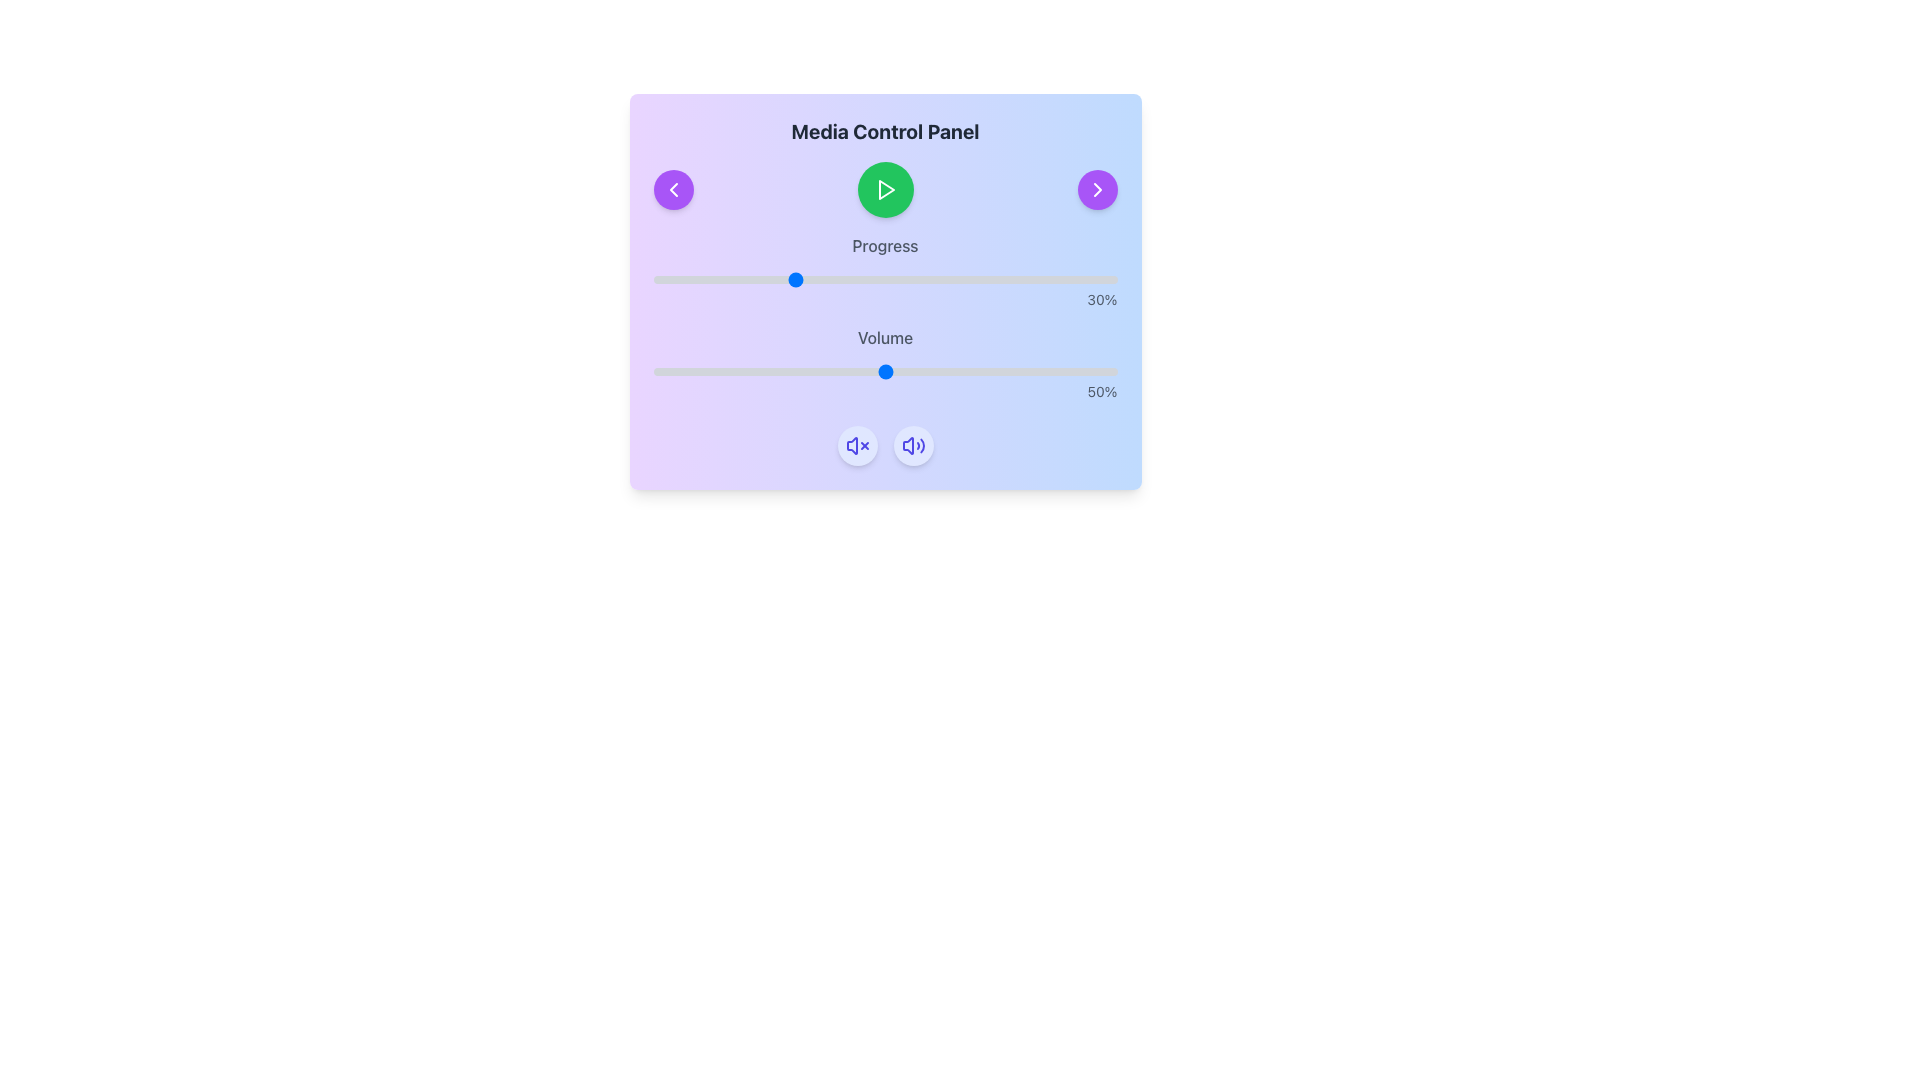 This screenshot has height=1080, width=1920. Describe the element at coordinates (658, 371) in the screenshot. I see `the slider value` at that location.